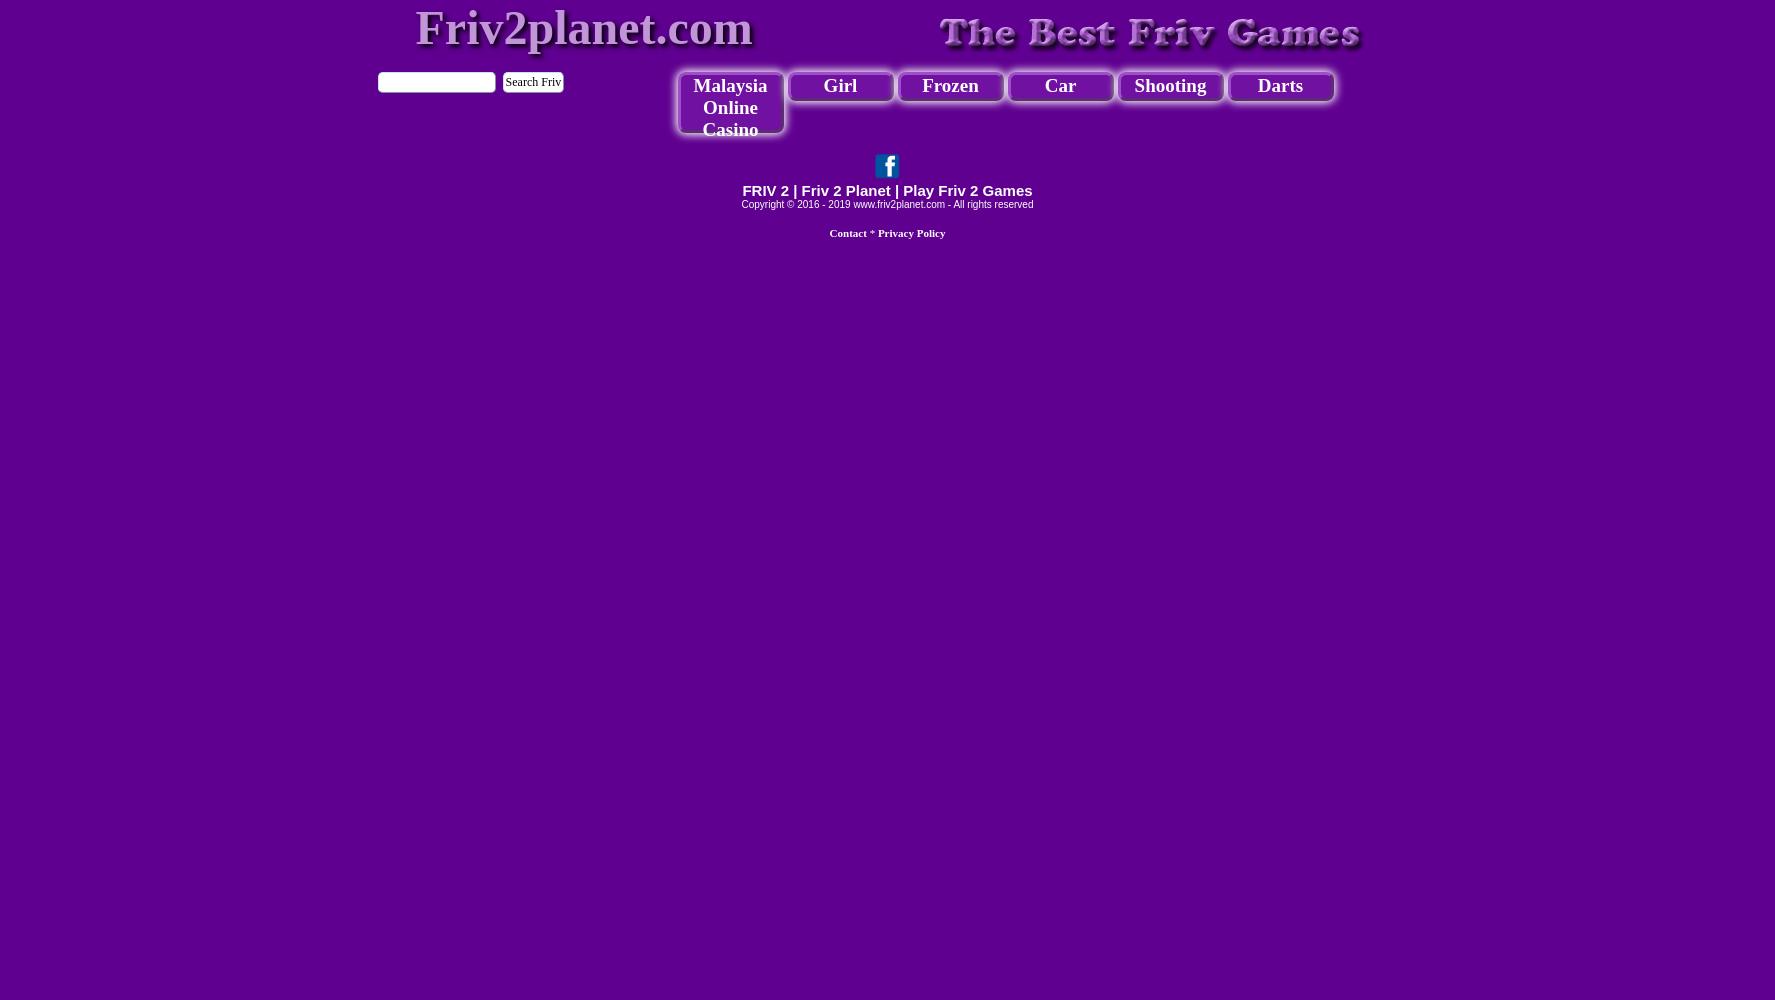 The image size is (1775, 1000). I want to click on 'Darts', so click(1279, 84).